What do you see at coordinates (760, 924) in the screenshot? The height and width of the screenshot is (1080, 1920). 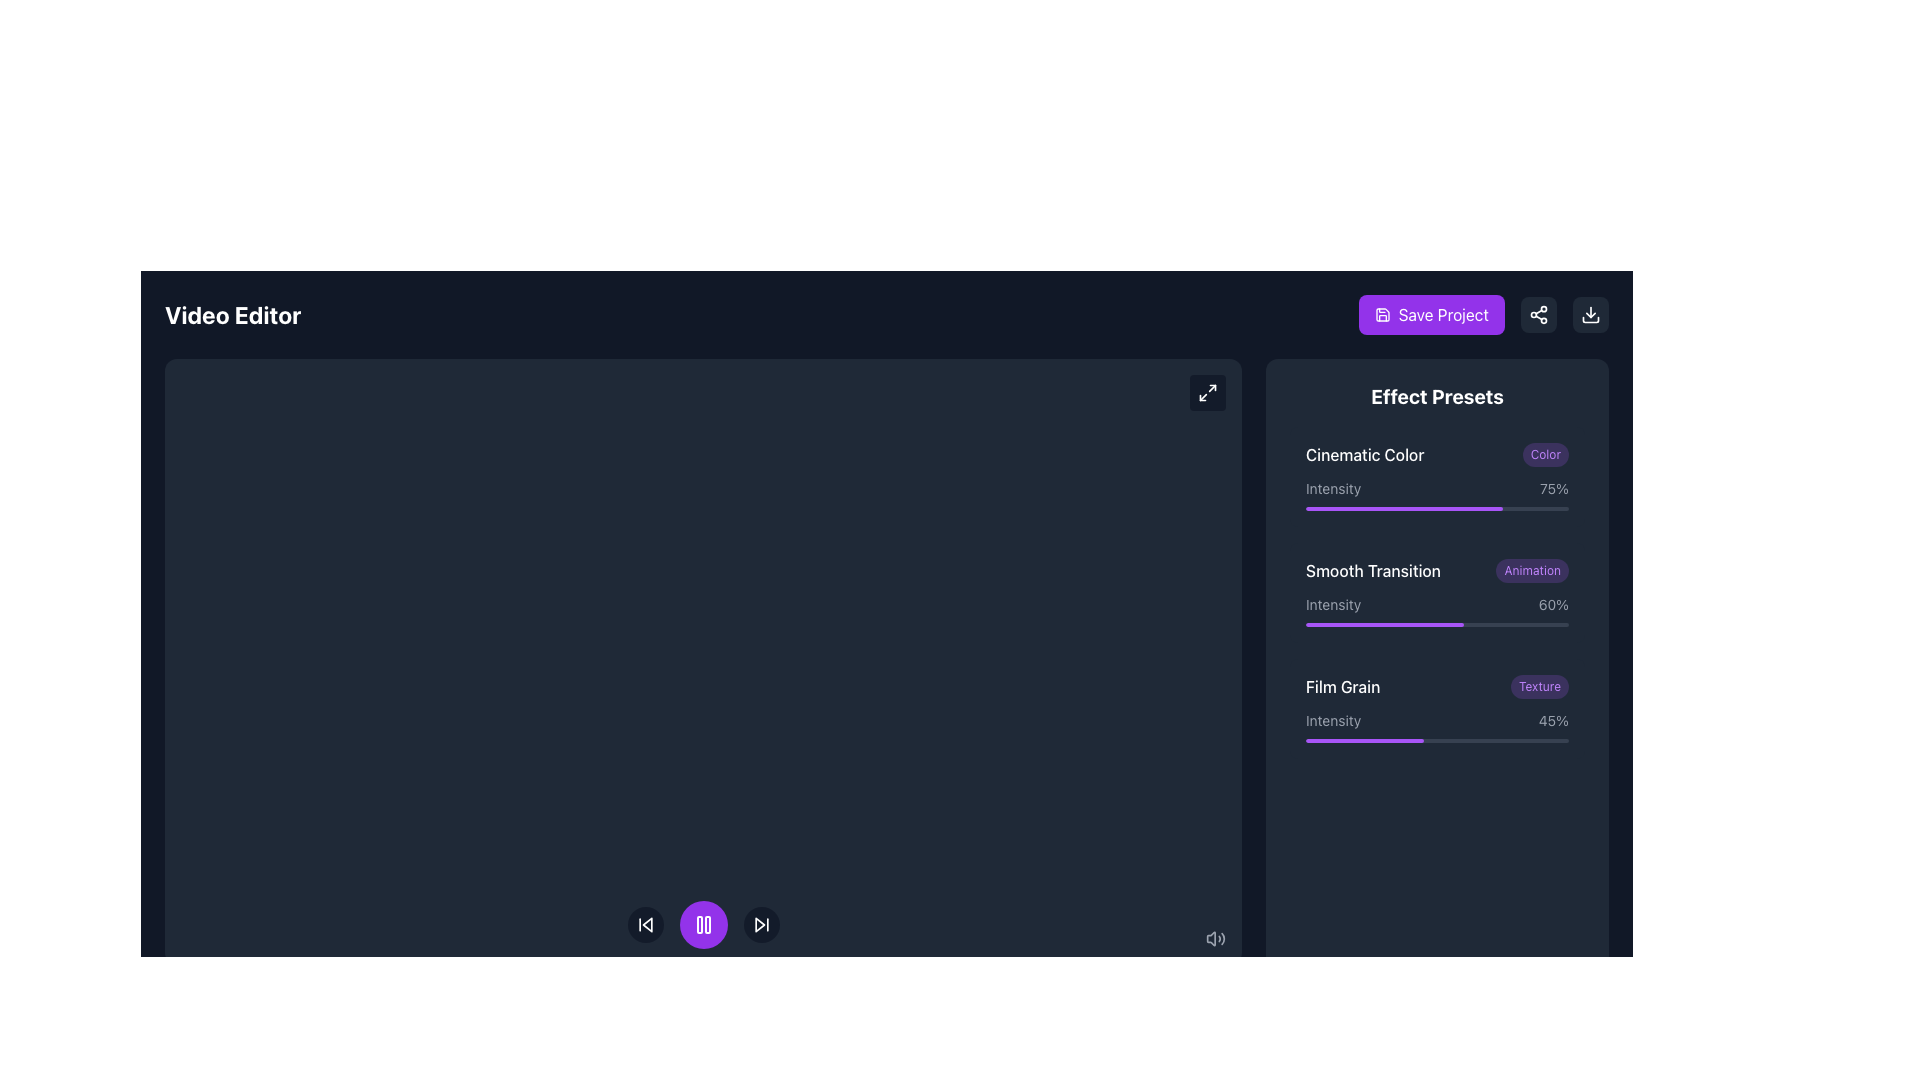 I see `the skip forward button located at the rightmost side of the control bar, adjacent to the central purple play/pause button` at bounding box center [760, 924].